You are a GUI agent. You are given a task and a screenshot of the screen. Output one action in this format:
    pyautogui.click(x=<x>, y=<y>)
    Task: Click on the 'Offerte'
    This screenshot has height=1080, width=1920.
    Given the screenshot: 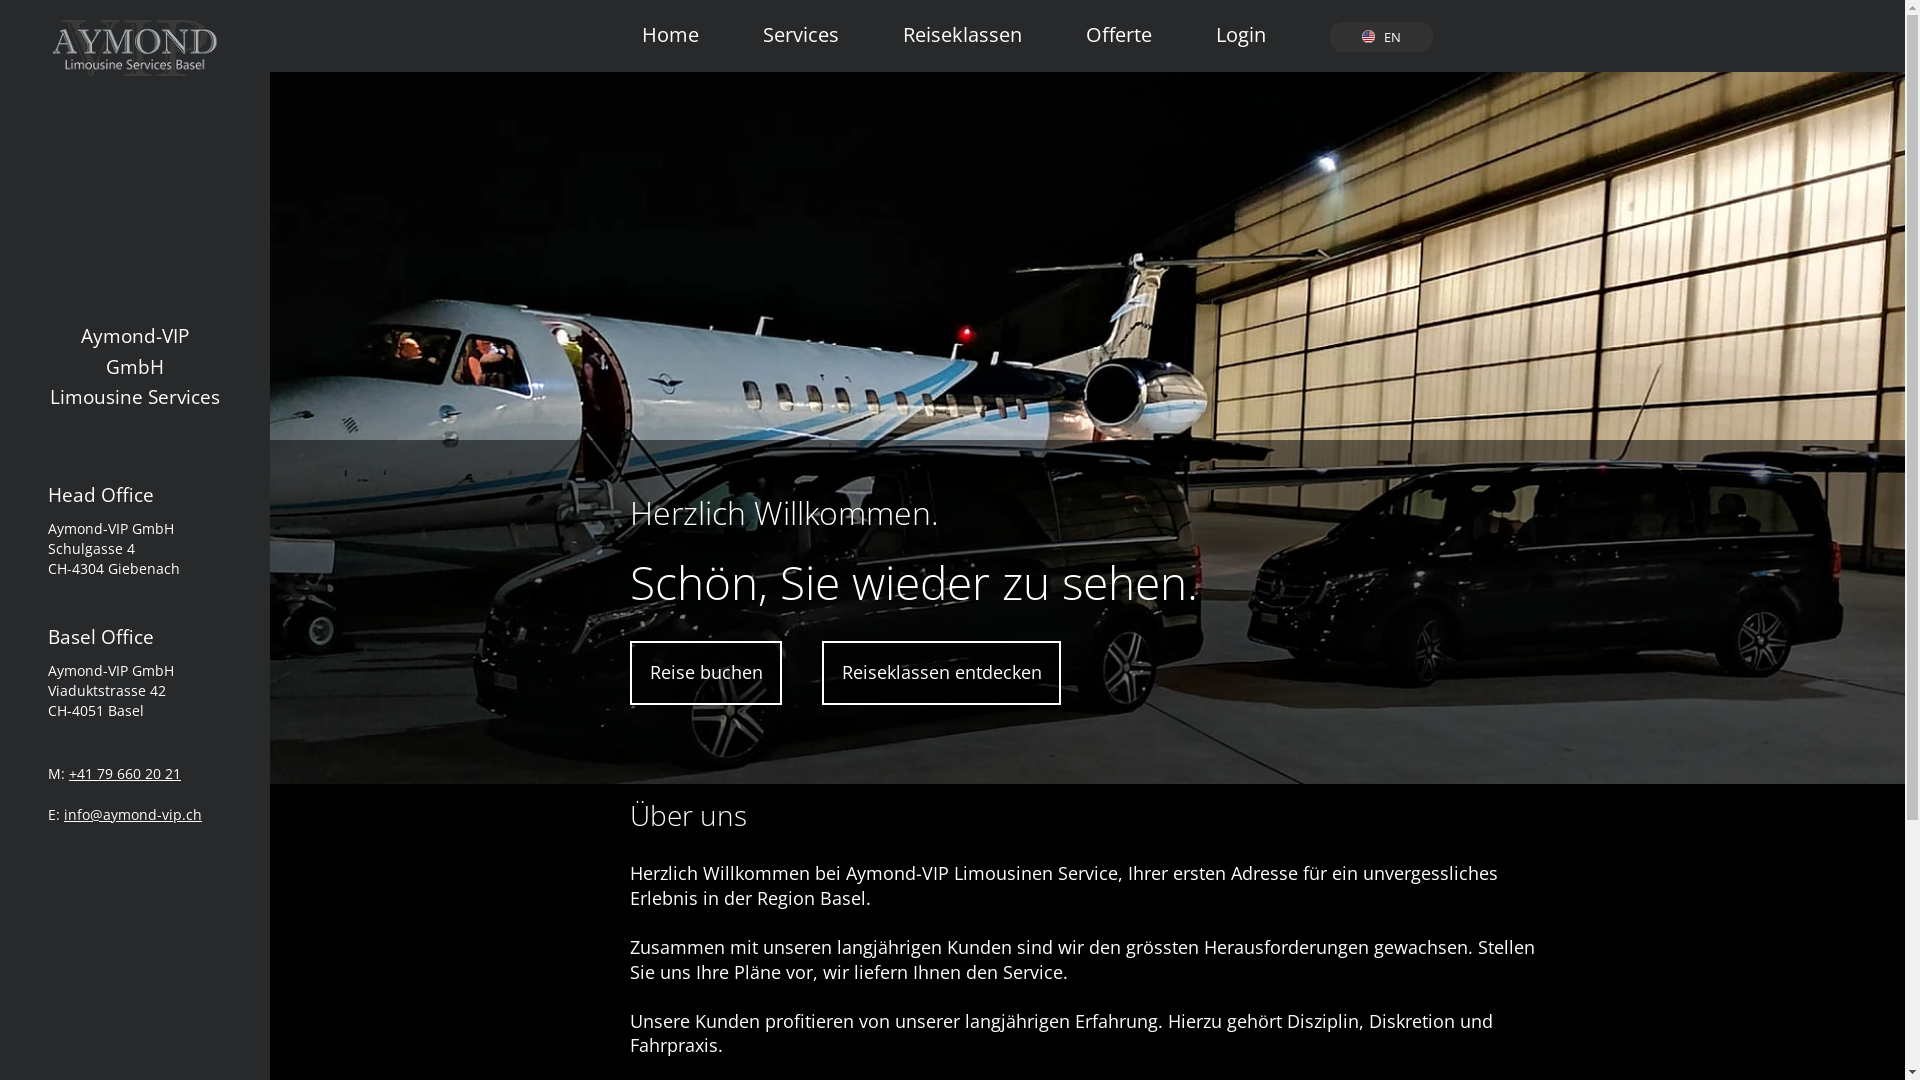 What is the action you would take?
    pyautogui.click(x=1117, y=24)
    